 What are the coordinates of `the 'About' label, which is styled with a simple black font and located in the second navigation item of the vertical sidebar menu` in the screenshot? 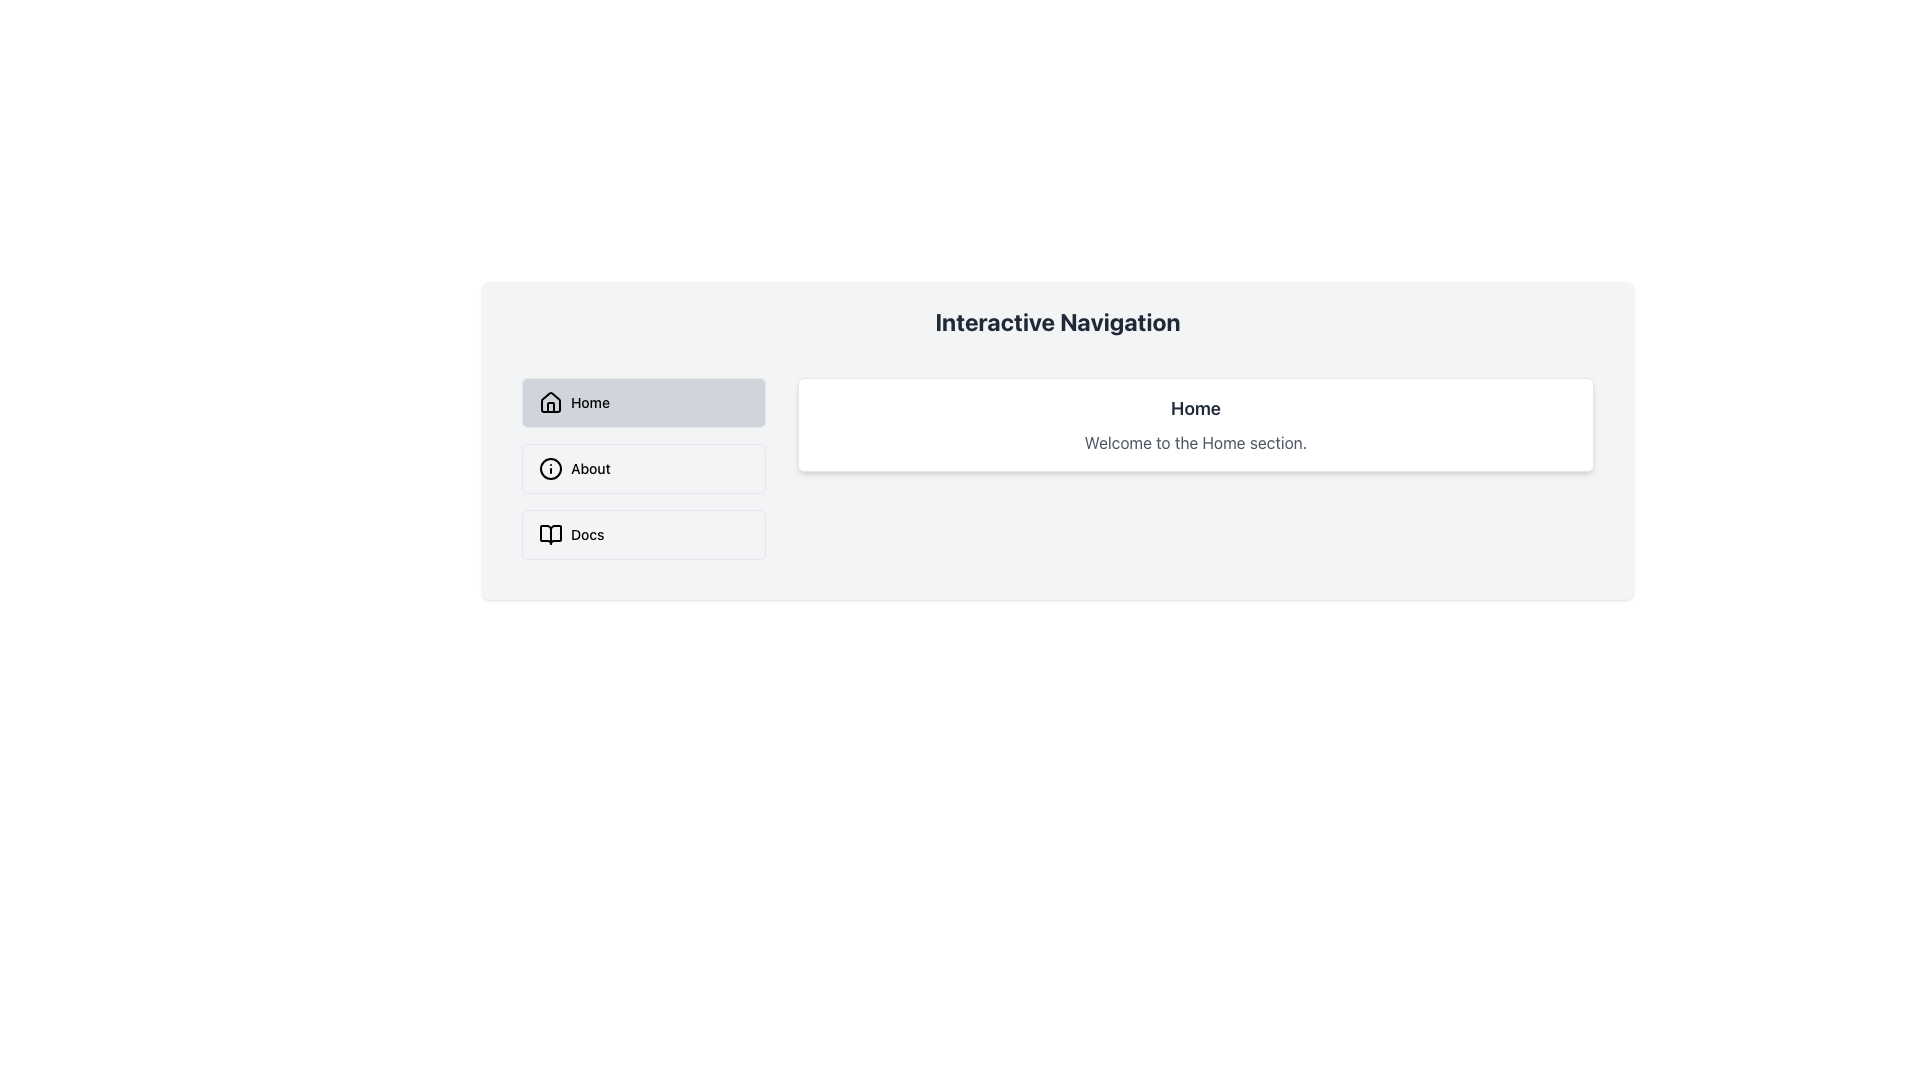 It's located at (589, 469).